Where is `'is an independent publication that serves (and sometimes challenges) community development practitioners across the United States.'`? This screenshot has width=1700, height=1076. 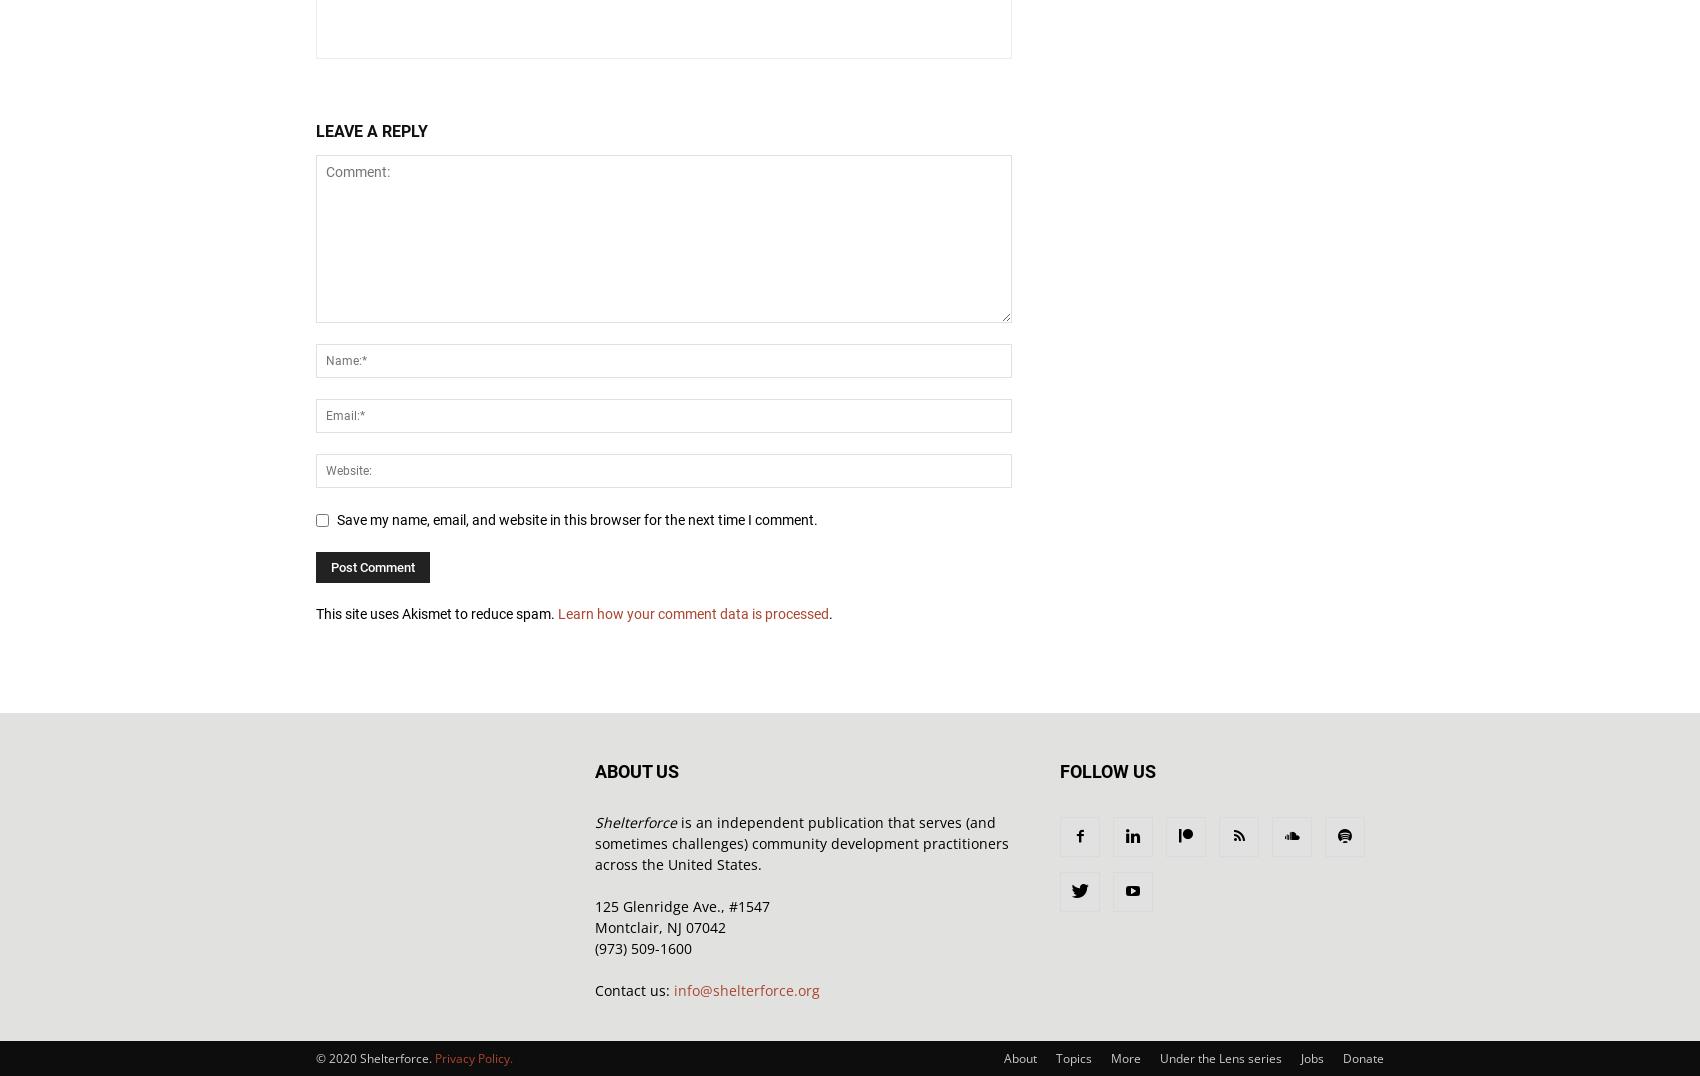 'is an independent publication that serves (and sometimes challenges) community development practitioners across the United States.' is located at coordinates (801, 842).